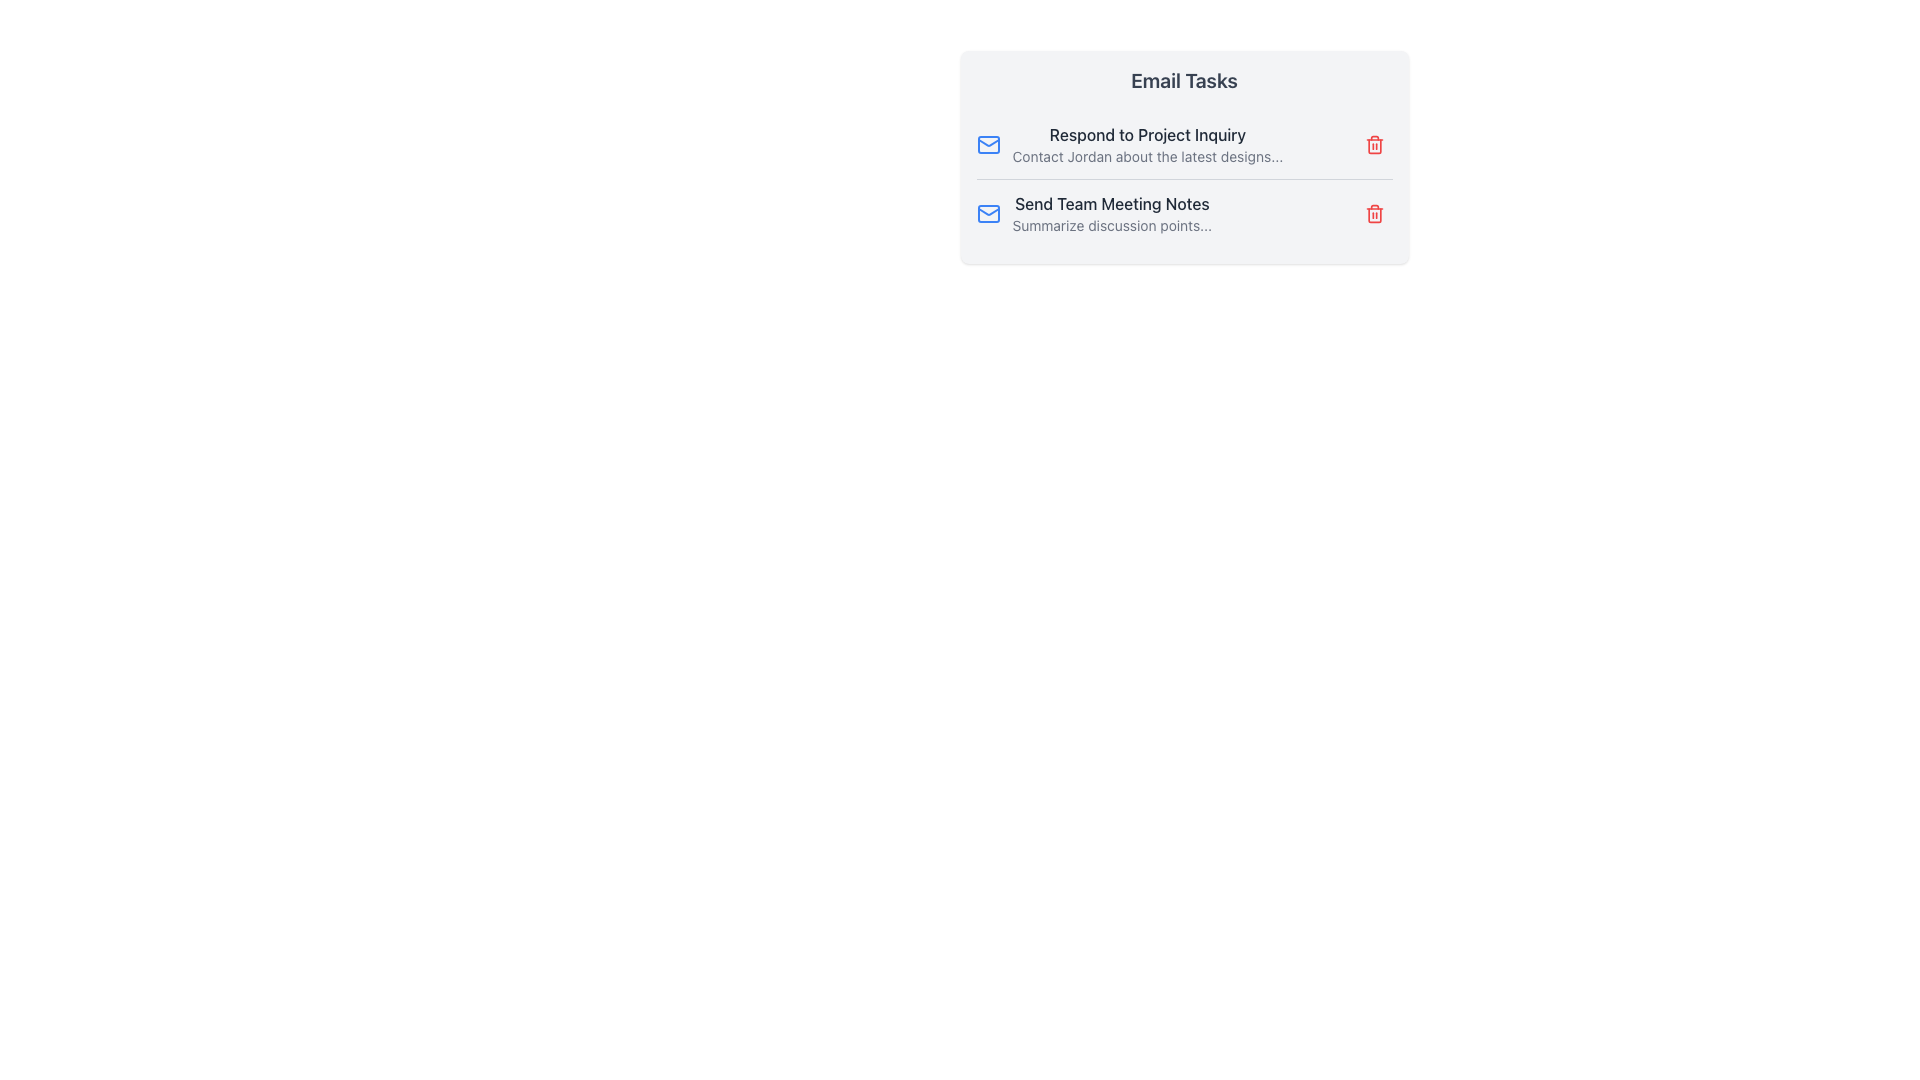  Describe the element at coordinates (1093, 213) in the screenshot. I see `the second task list item` at that location.